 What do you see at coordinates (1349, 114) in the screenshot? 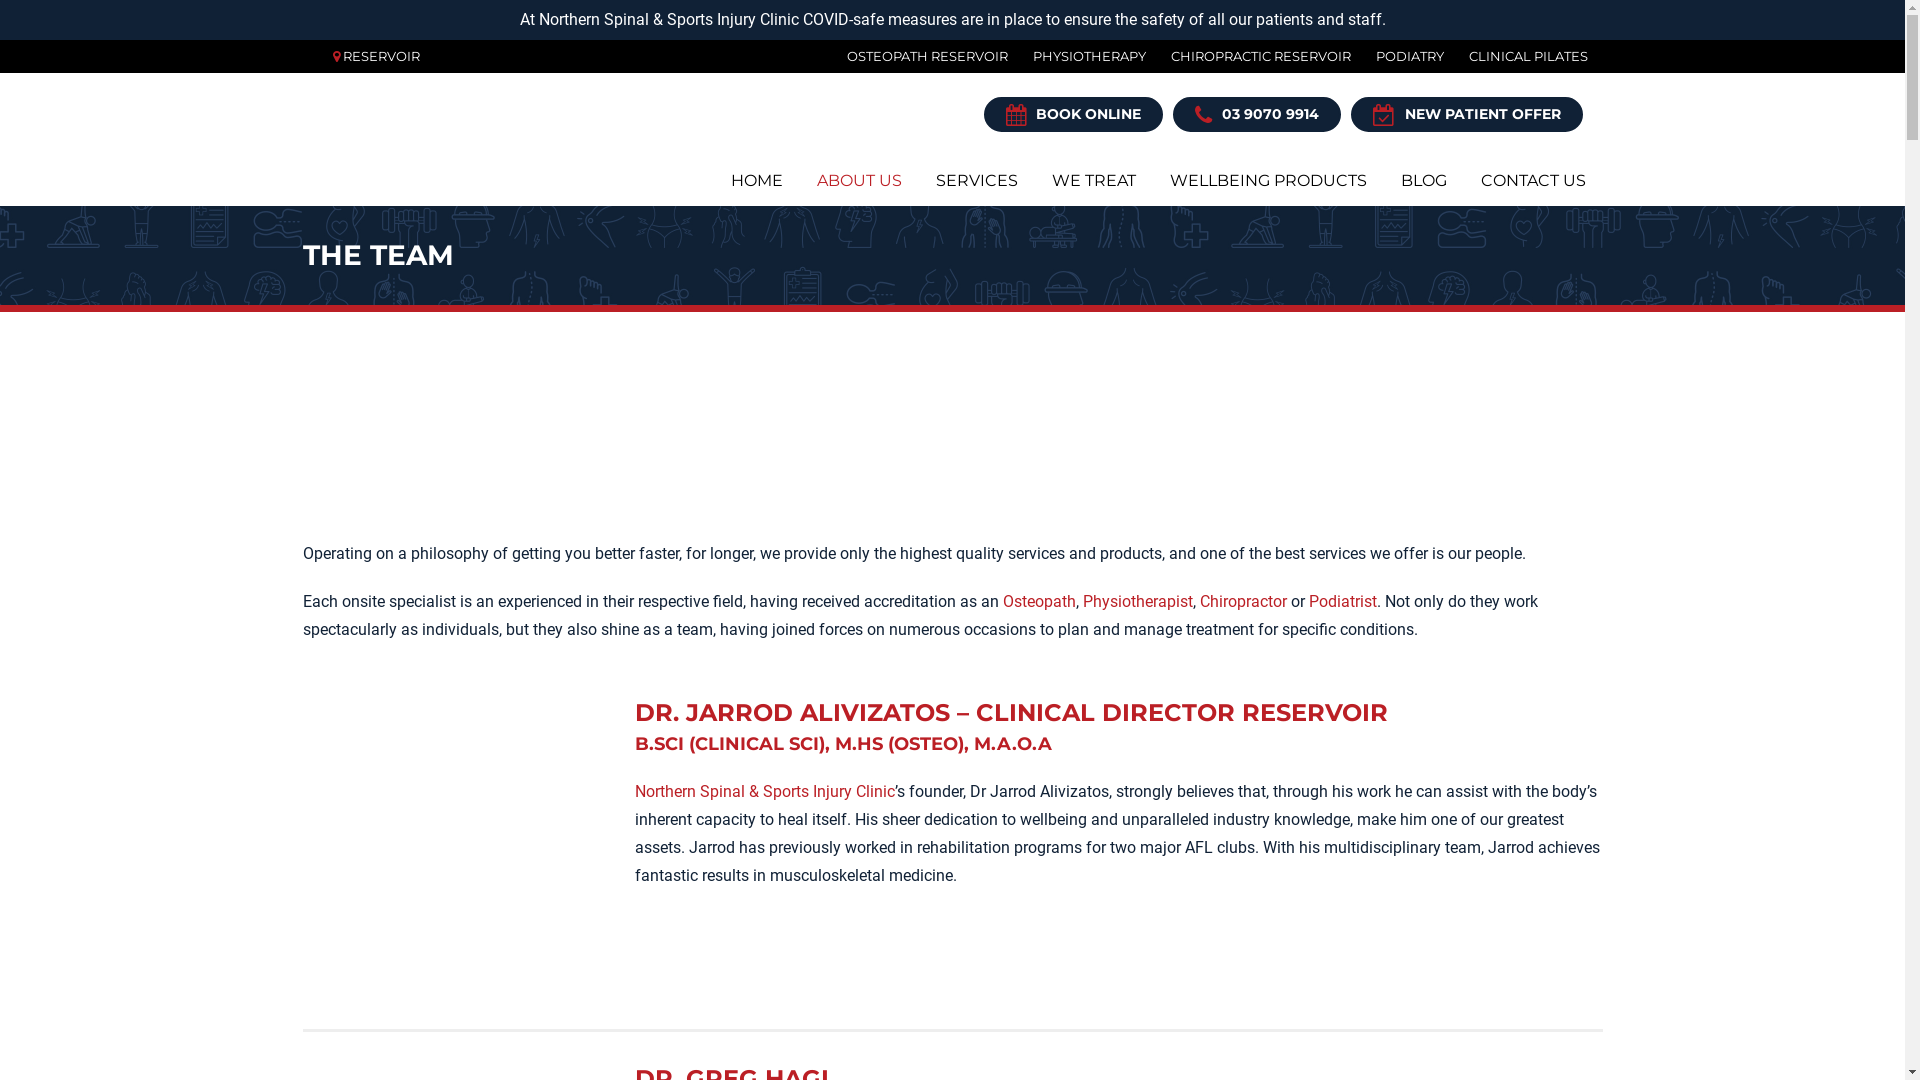
I see `'NEW PATIENT OFFER'` at bounding box center [1349, 114].